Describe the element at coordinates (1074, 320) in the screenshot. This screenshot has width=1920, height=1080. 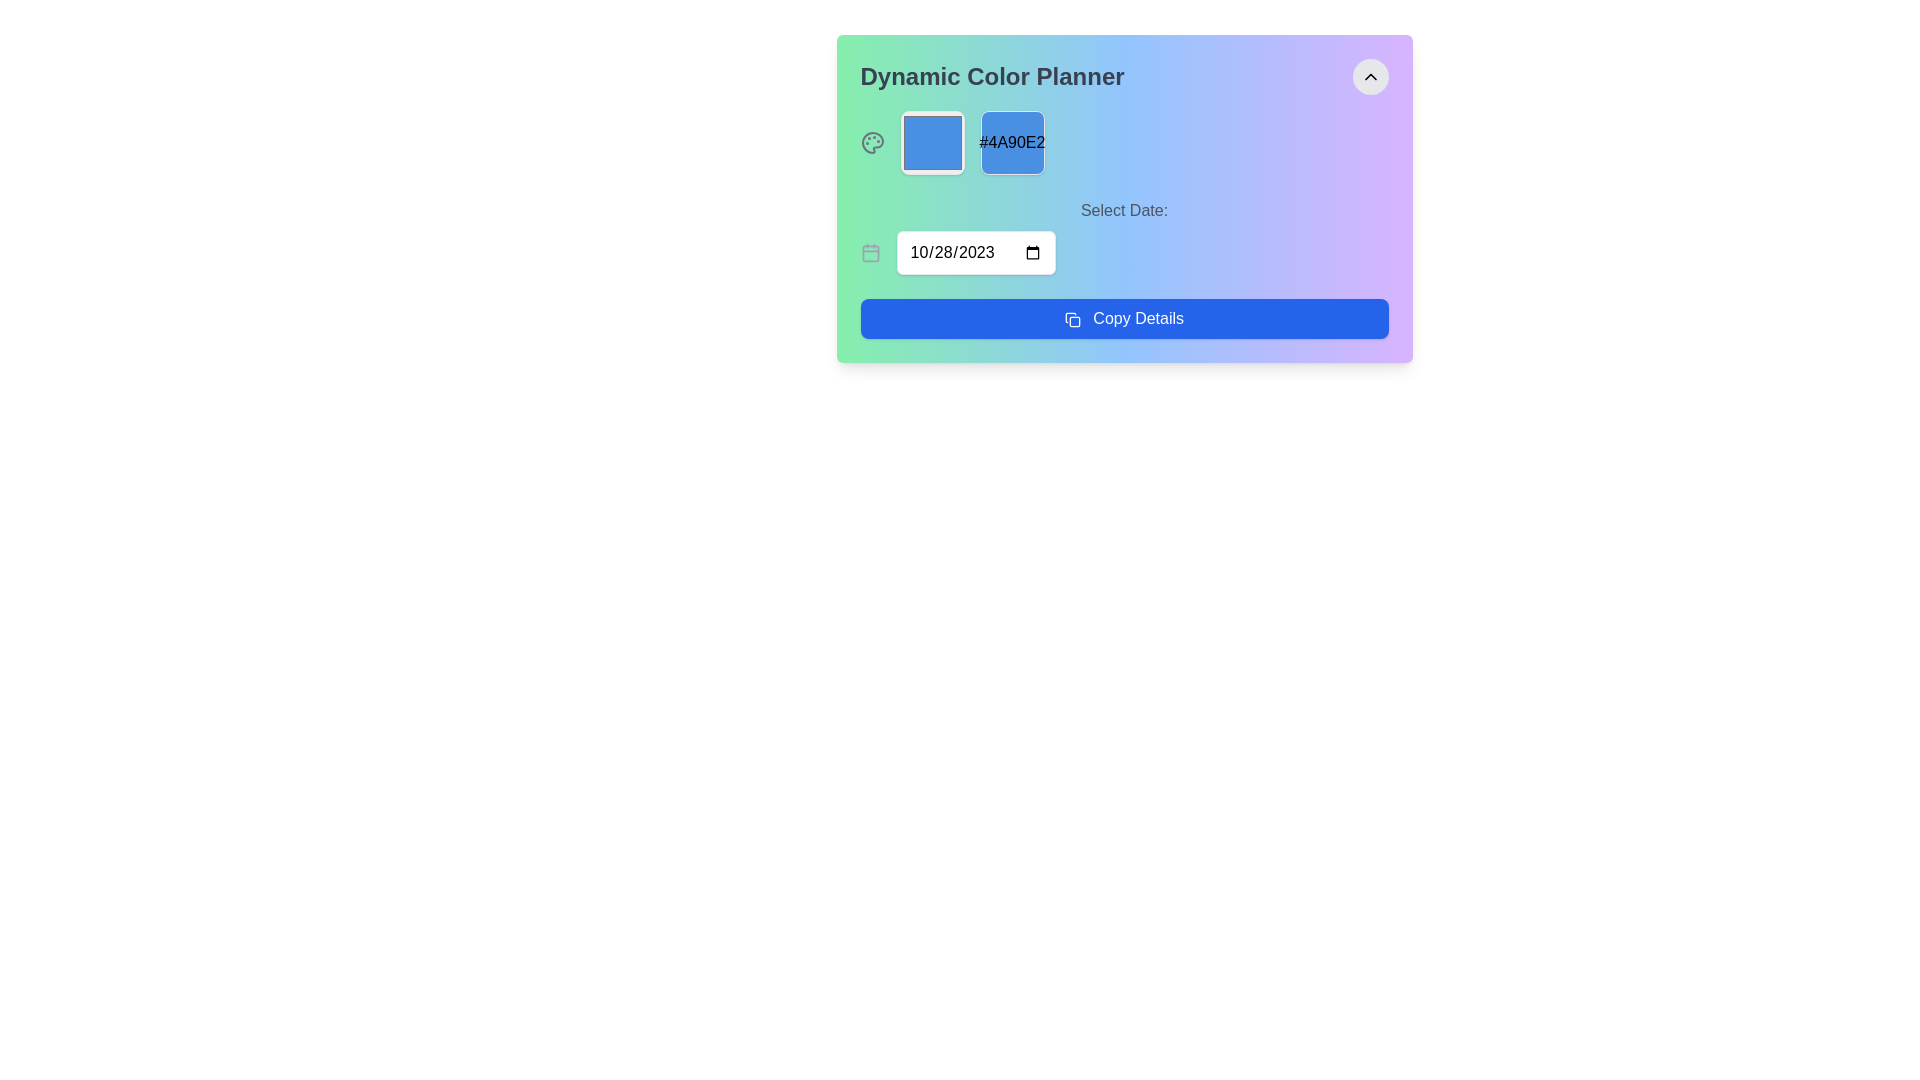
I see `the small square with rounded corners that is part of the copy symbol icon located on the right side of the 'Copy Details' button` at that location.